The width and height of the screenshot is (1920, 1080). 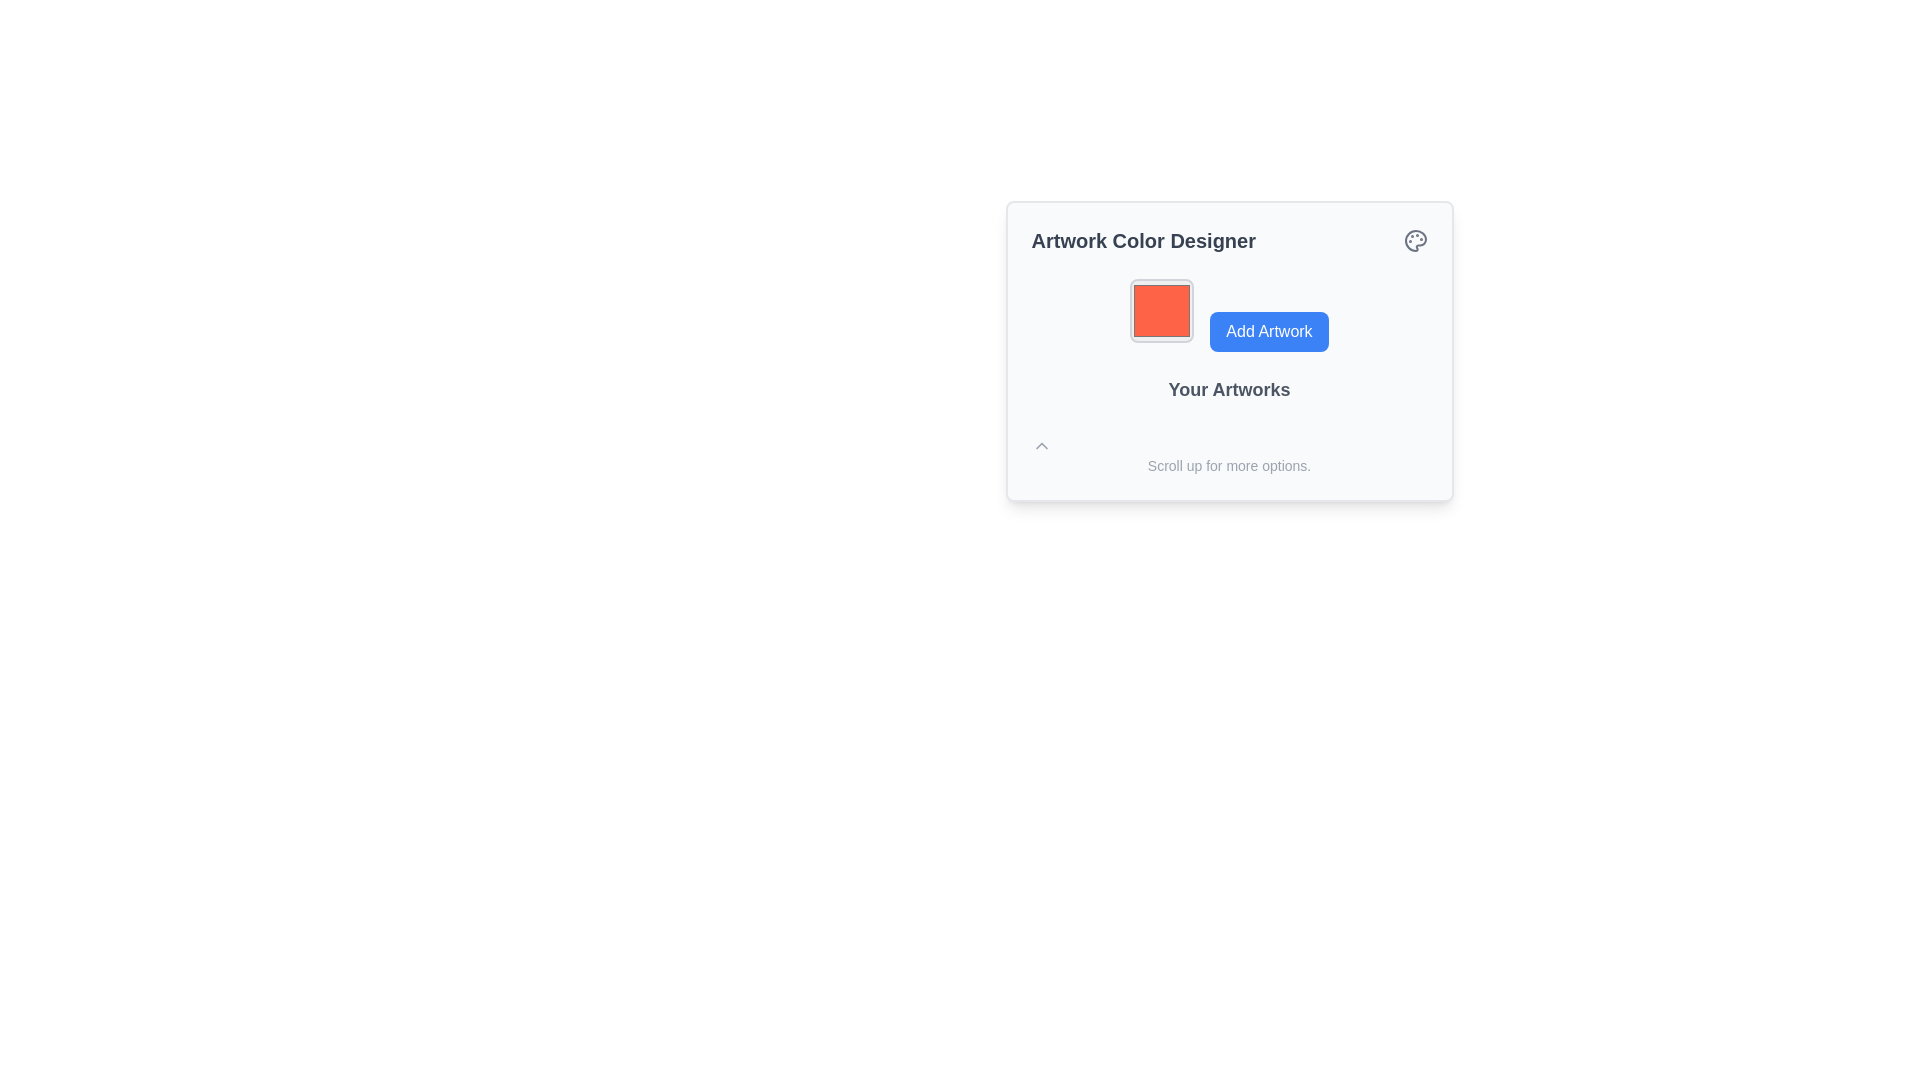 What do you see at coordinates (1228, 315) in the screenshot?
I see `the blue rectangular button labeled 'Add Artwork'` at bounding box center [1228, 315].